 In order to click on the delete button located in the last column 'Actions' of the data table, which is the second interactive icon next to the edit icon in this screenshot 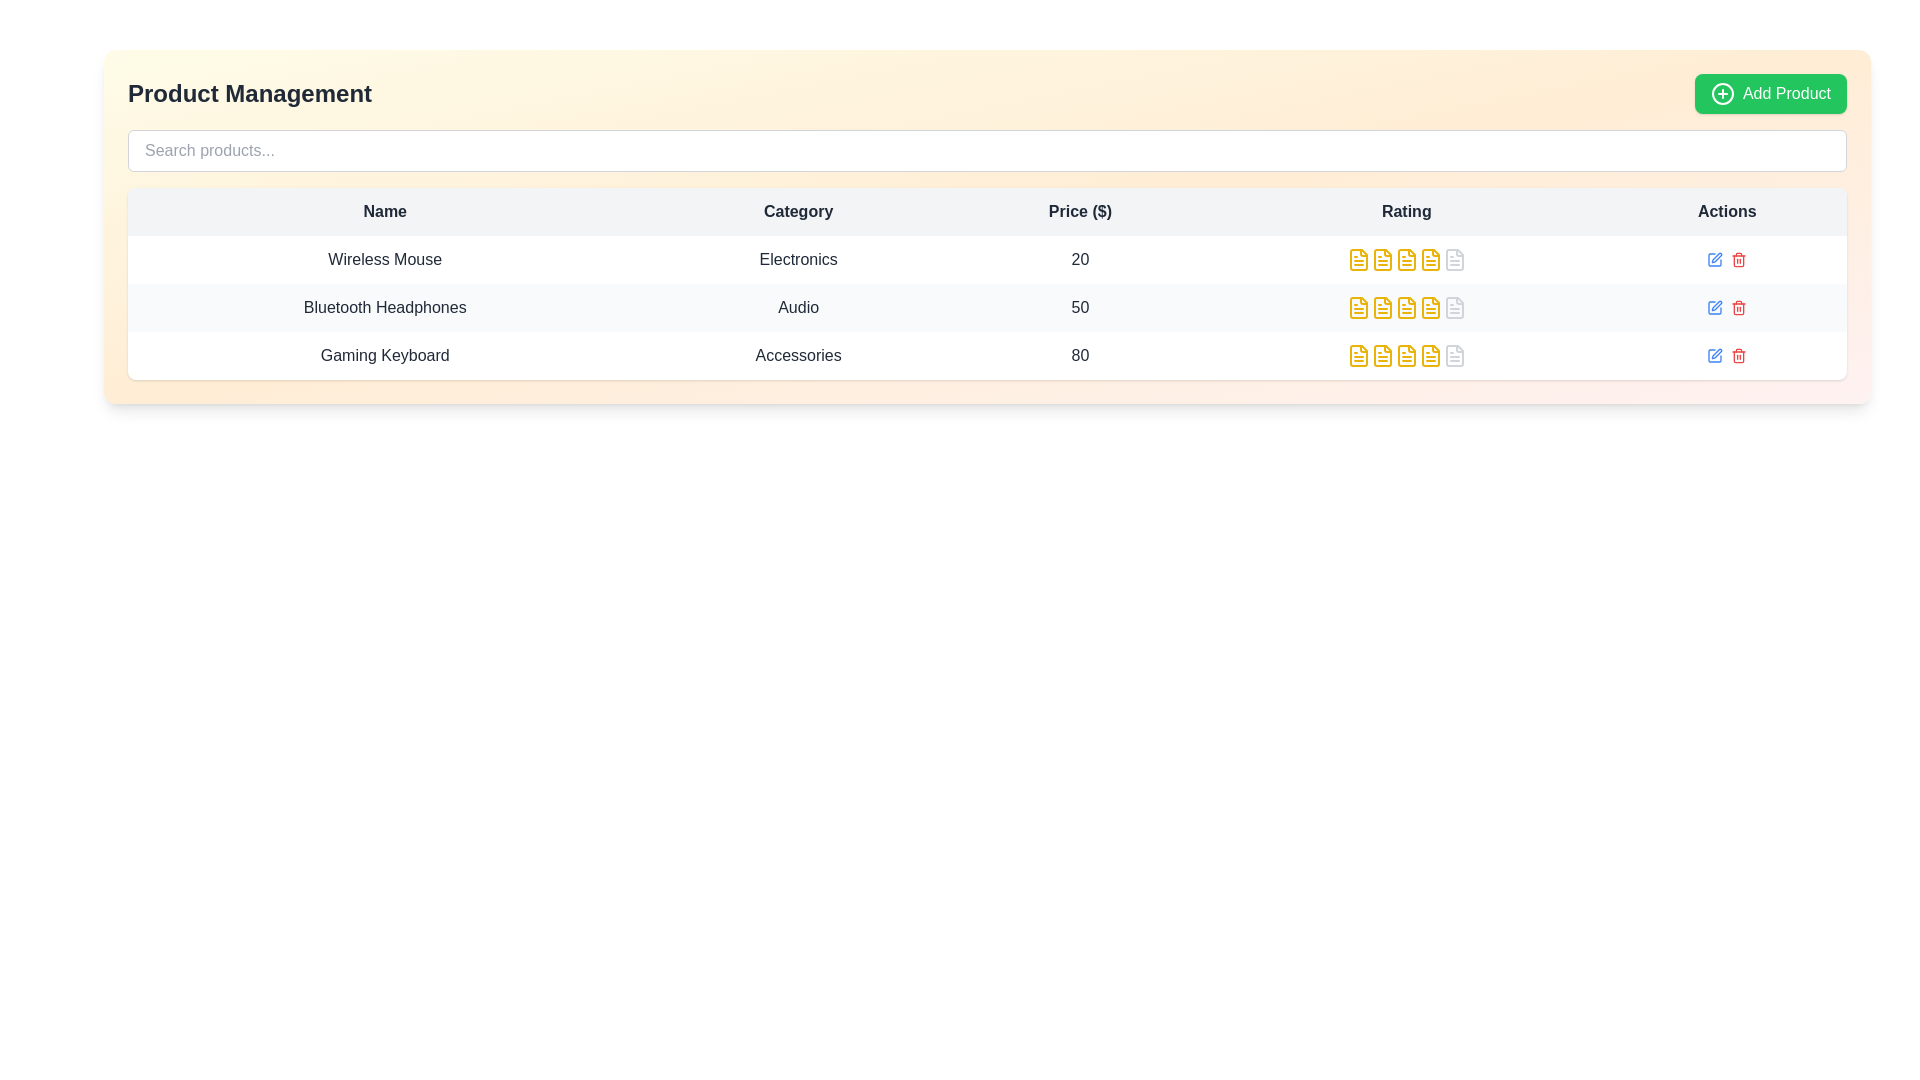, I will do `click(1737, 258)`.